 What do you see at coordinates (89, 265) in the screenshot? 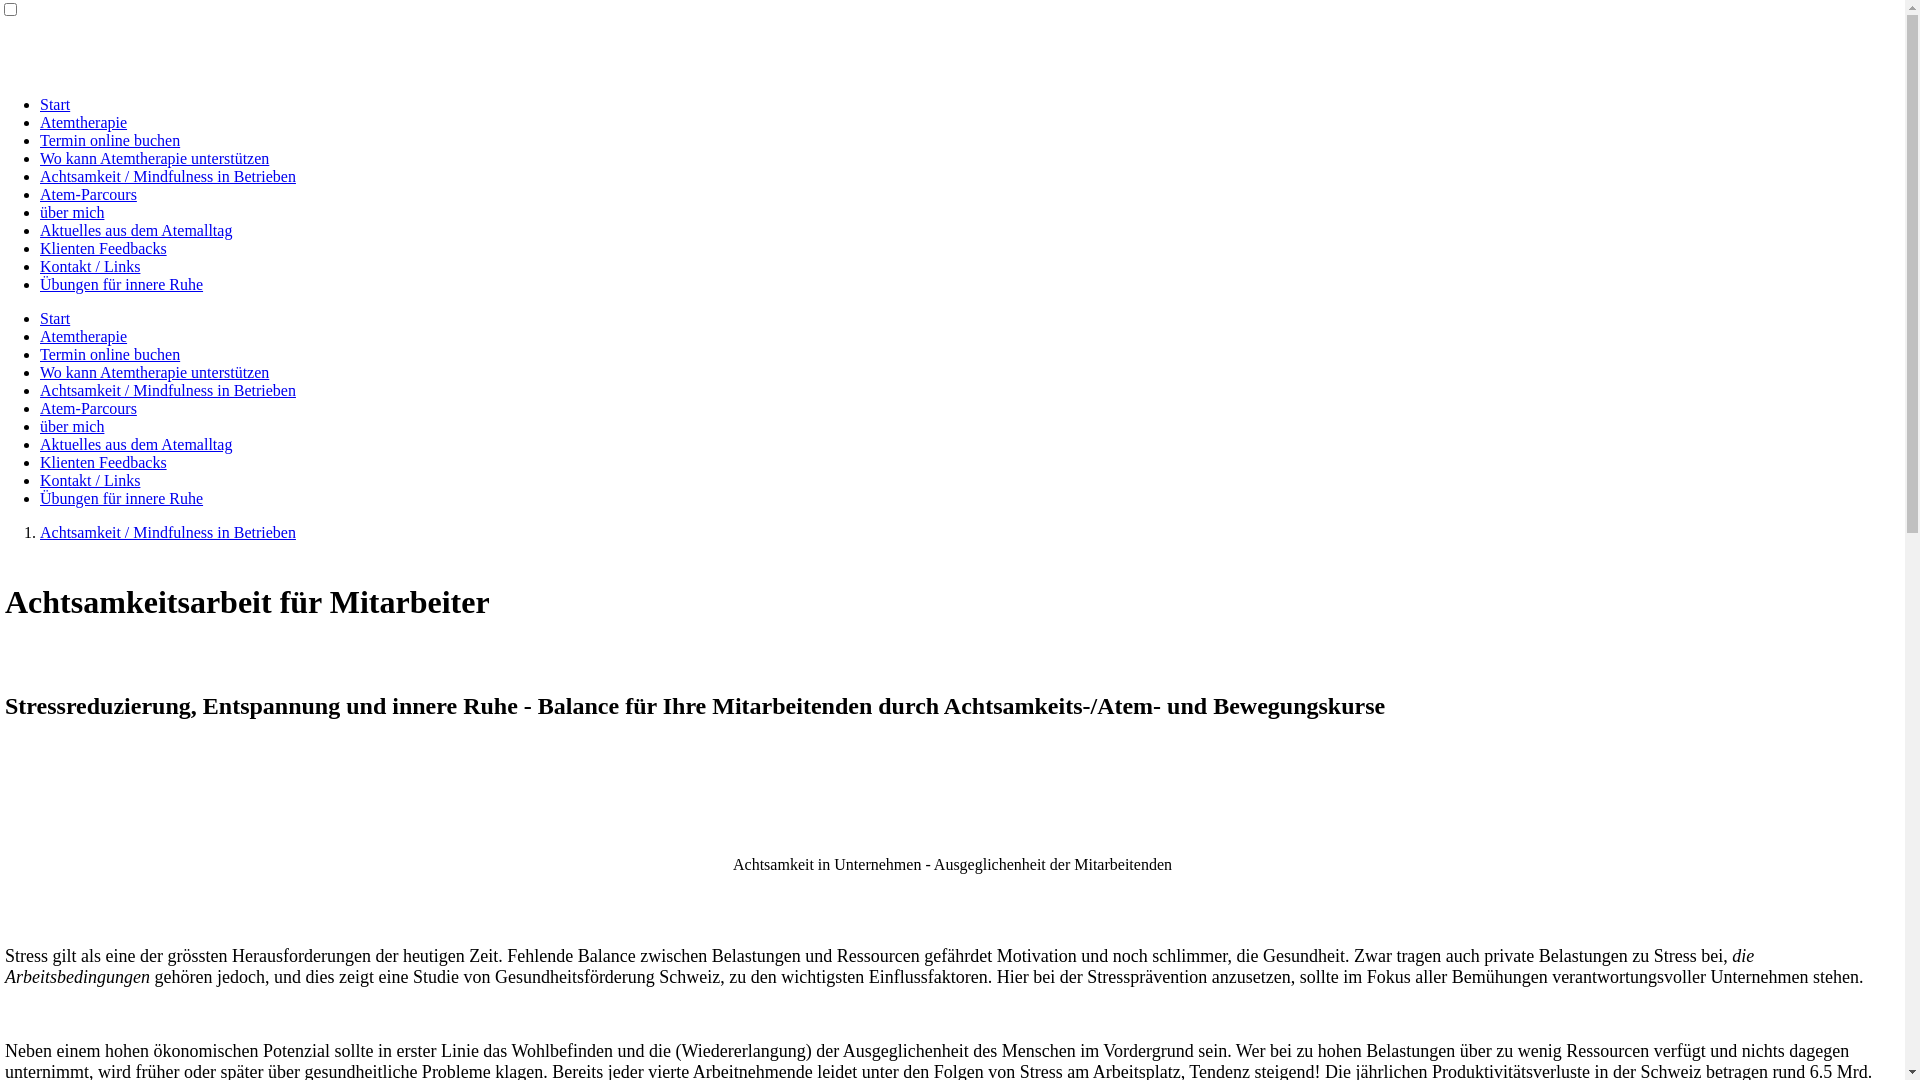
I see `'Kontakt / Links'` at bounding box center [89, 265].